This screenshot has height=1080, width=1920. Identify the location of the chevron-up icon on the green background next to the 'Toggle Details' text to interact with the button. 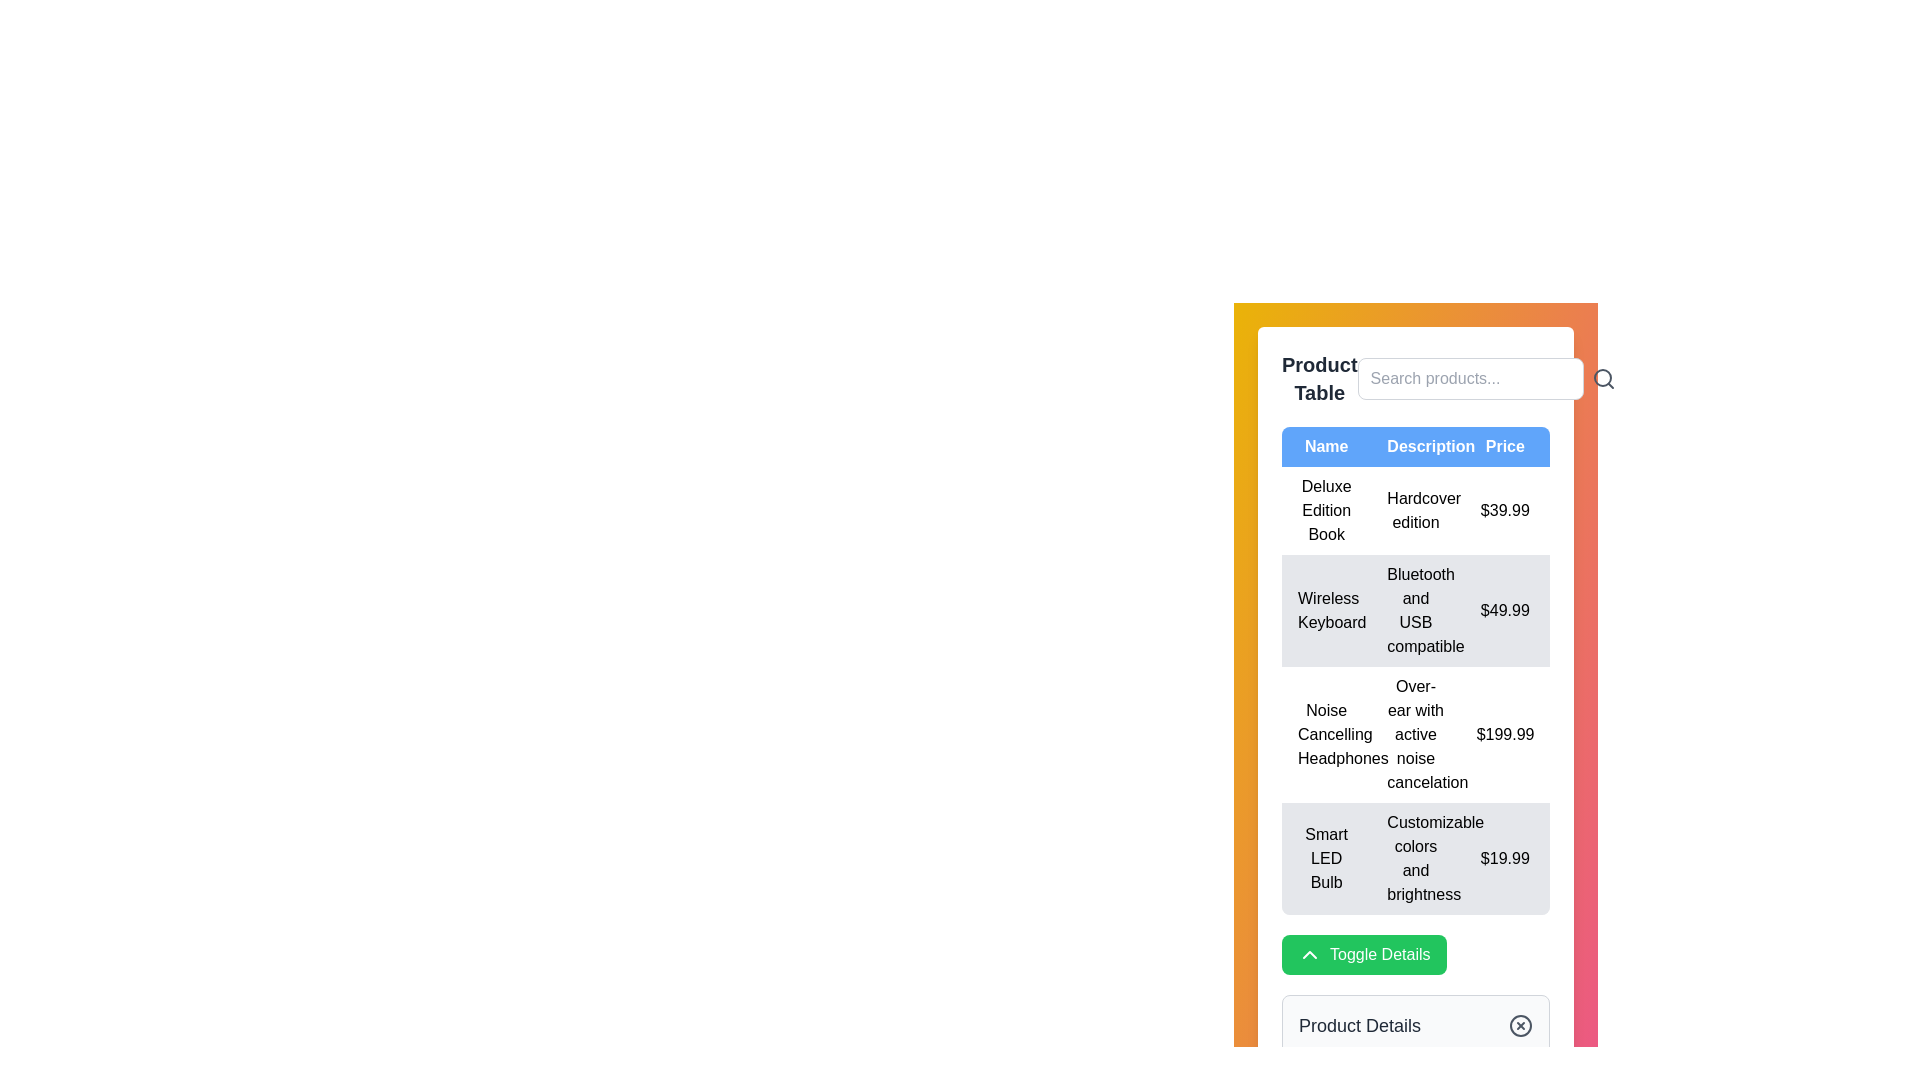
(1310, 954).